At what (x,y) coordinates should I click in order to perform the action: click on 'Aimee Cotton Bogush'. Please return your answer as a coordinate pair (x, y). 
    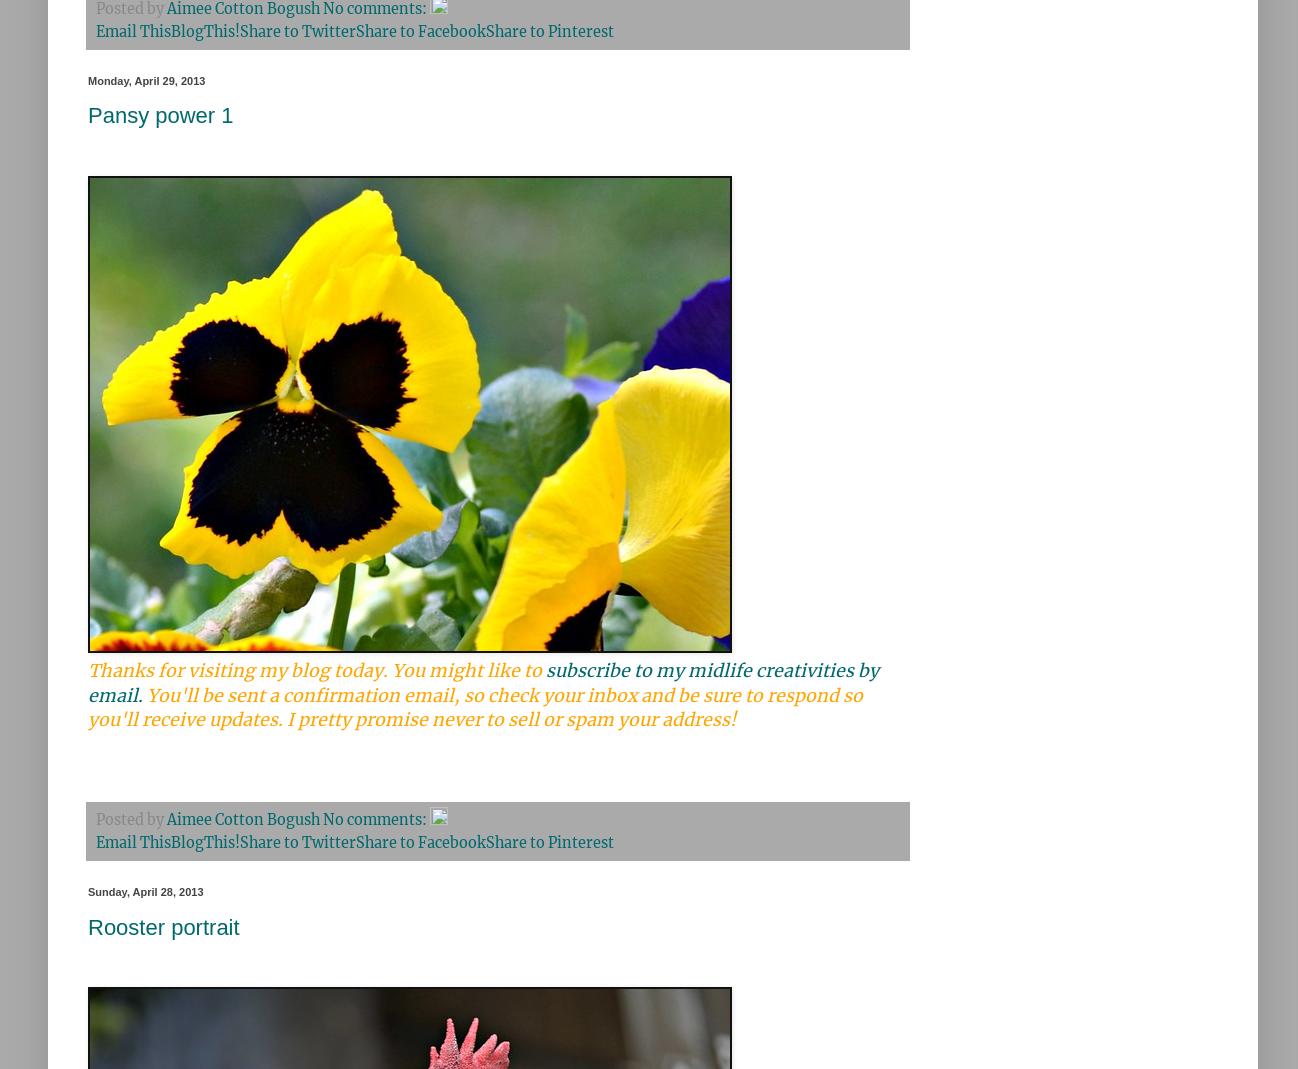
    Looking at the image, I should click on (243, 820).